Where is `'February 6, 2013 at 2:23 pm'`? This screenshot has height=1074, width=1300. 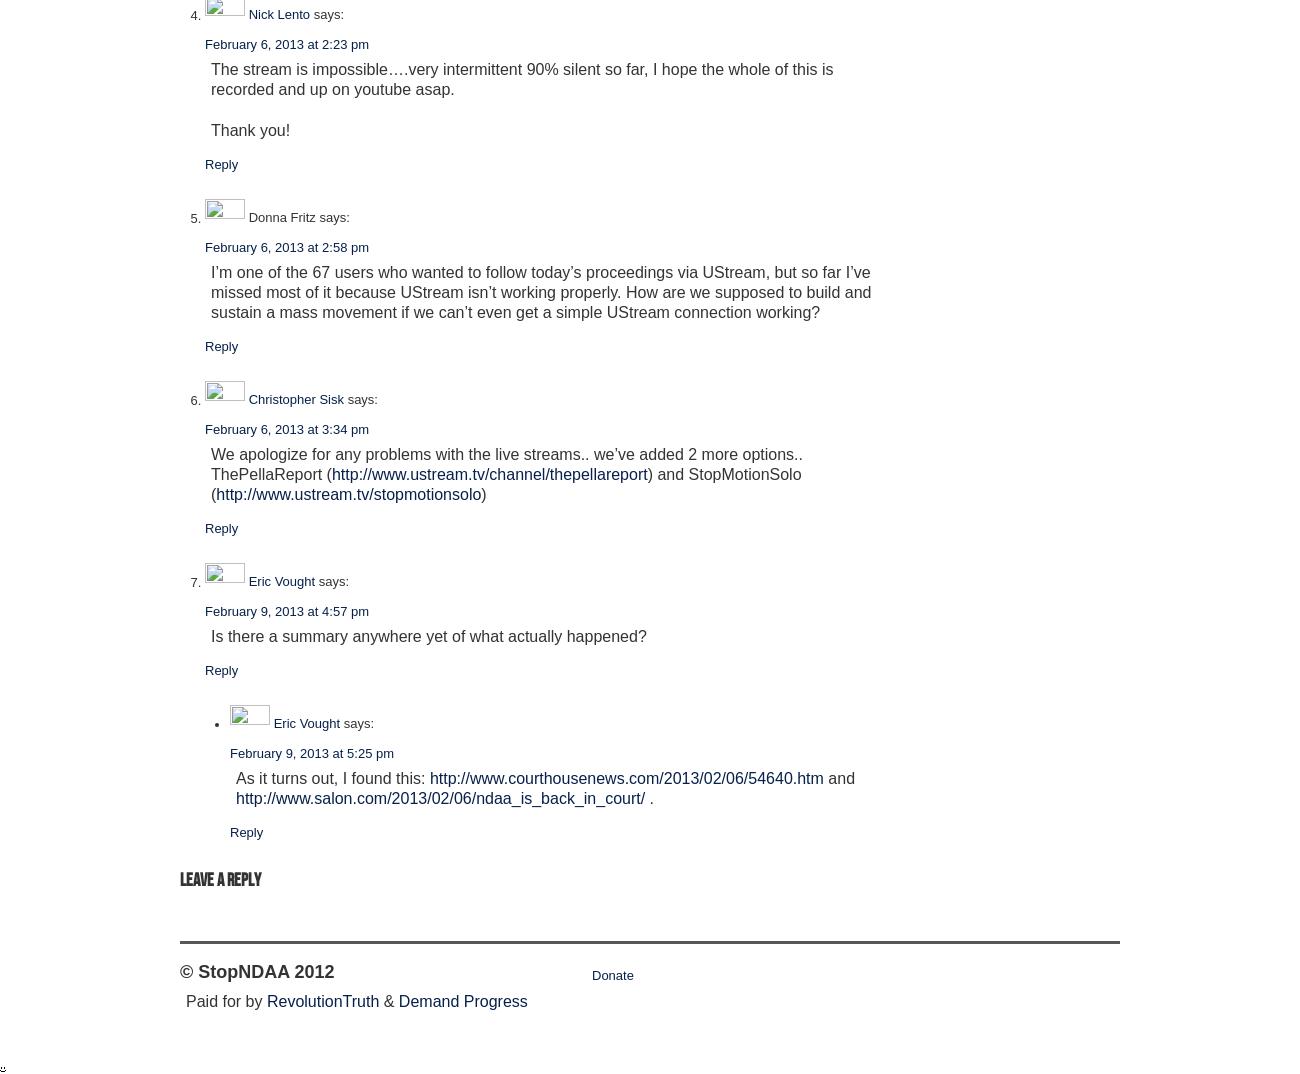
'February 6, 2013 at 2:23 pm' is located at coordinates (287, 43).